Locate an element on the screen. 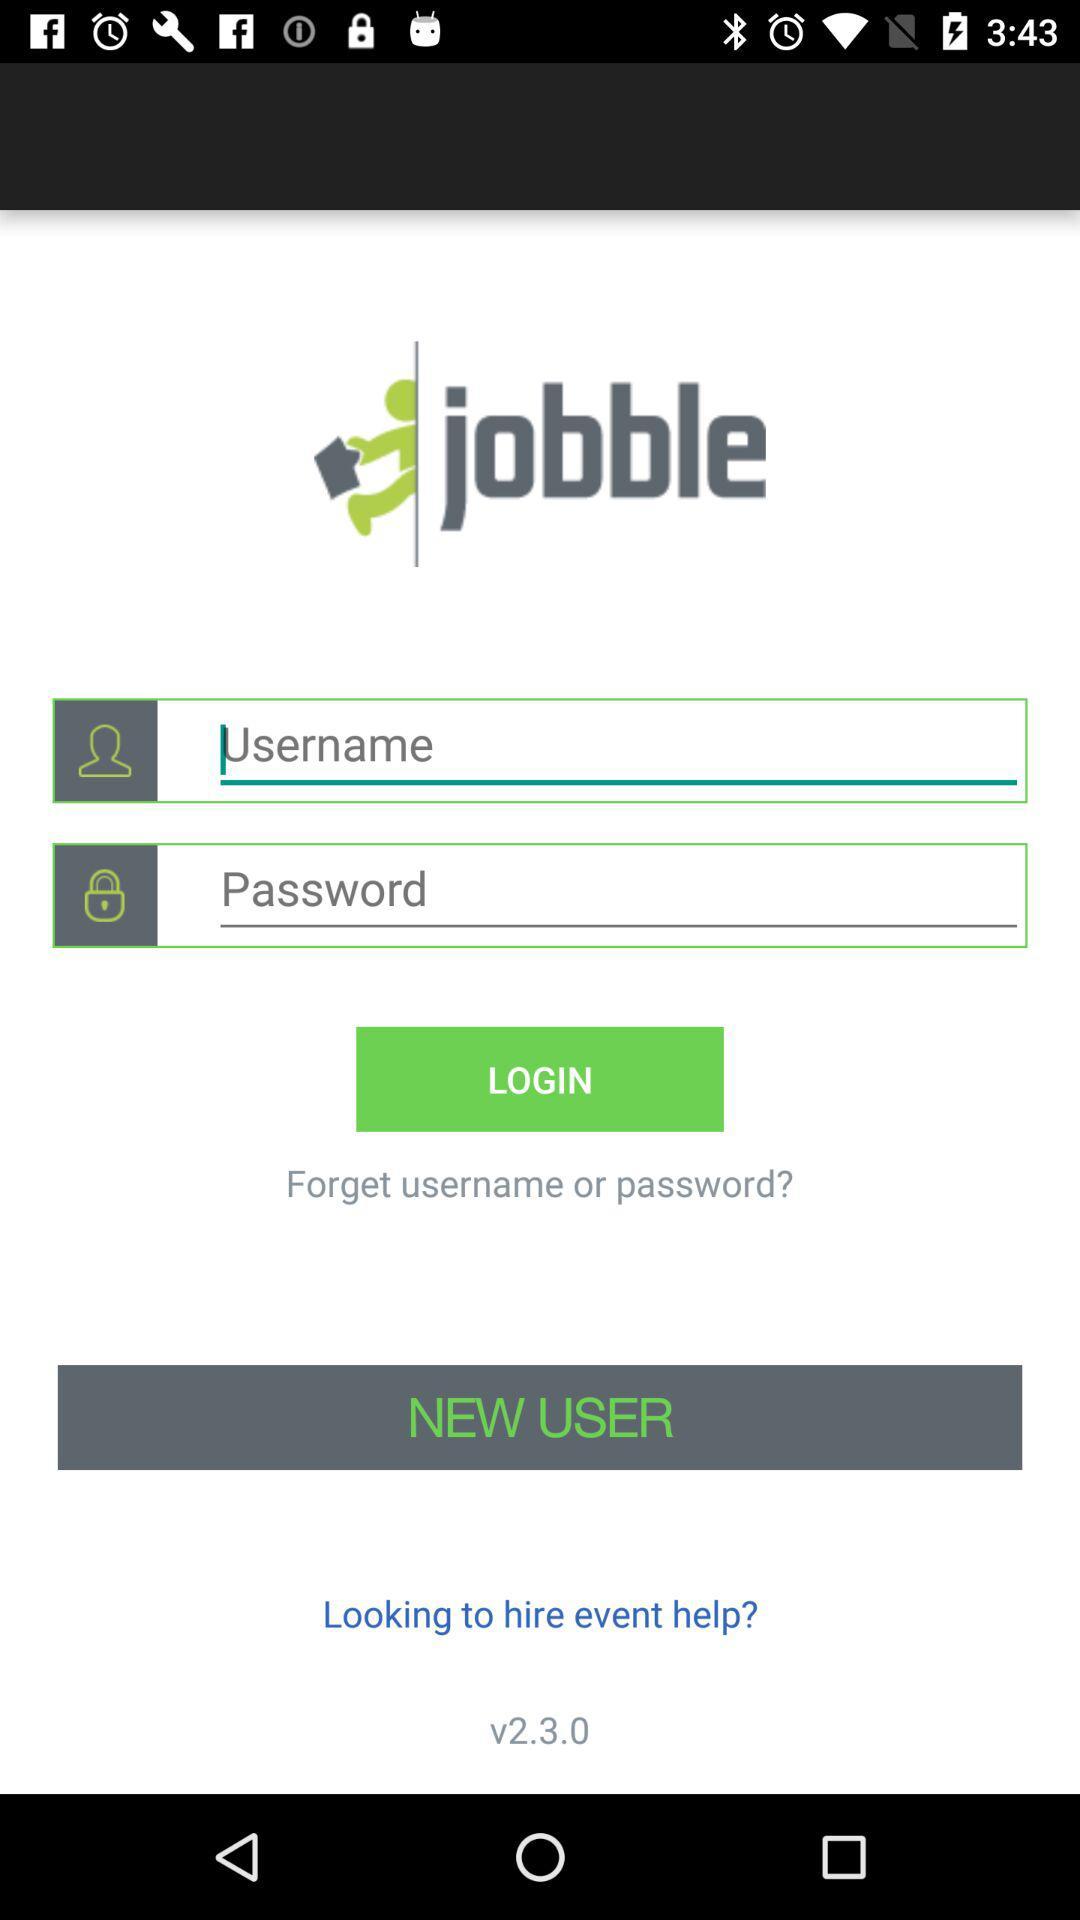 This screenshot has height=1920, width=1080. new user icon is located at coordinates (540, 1416).